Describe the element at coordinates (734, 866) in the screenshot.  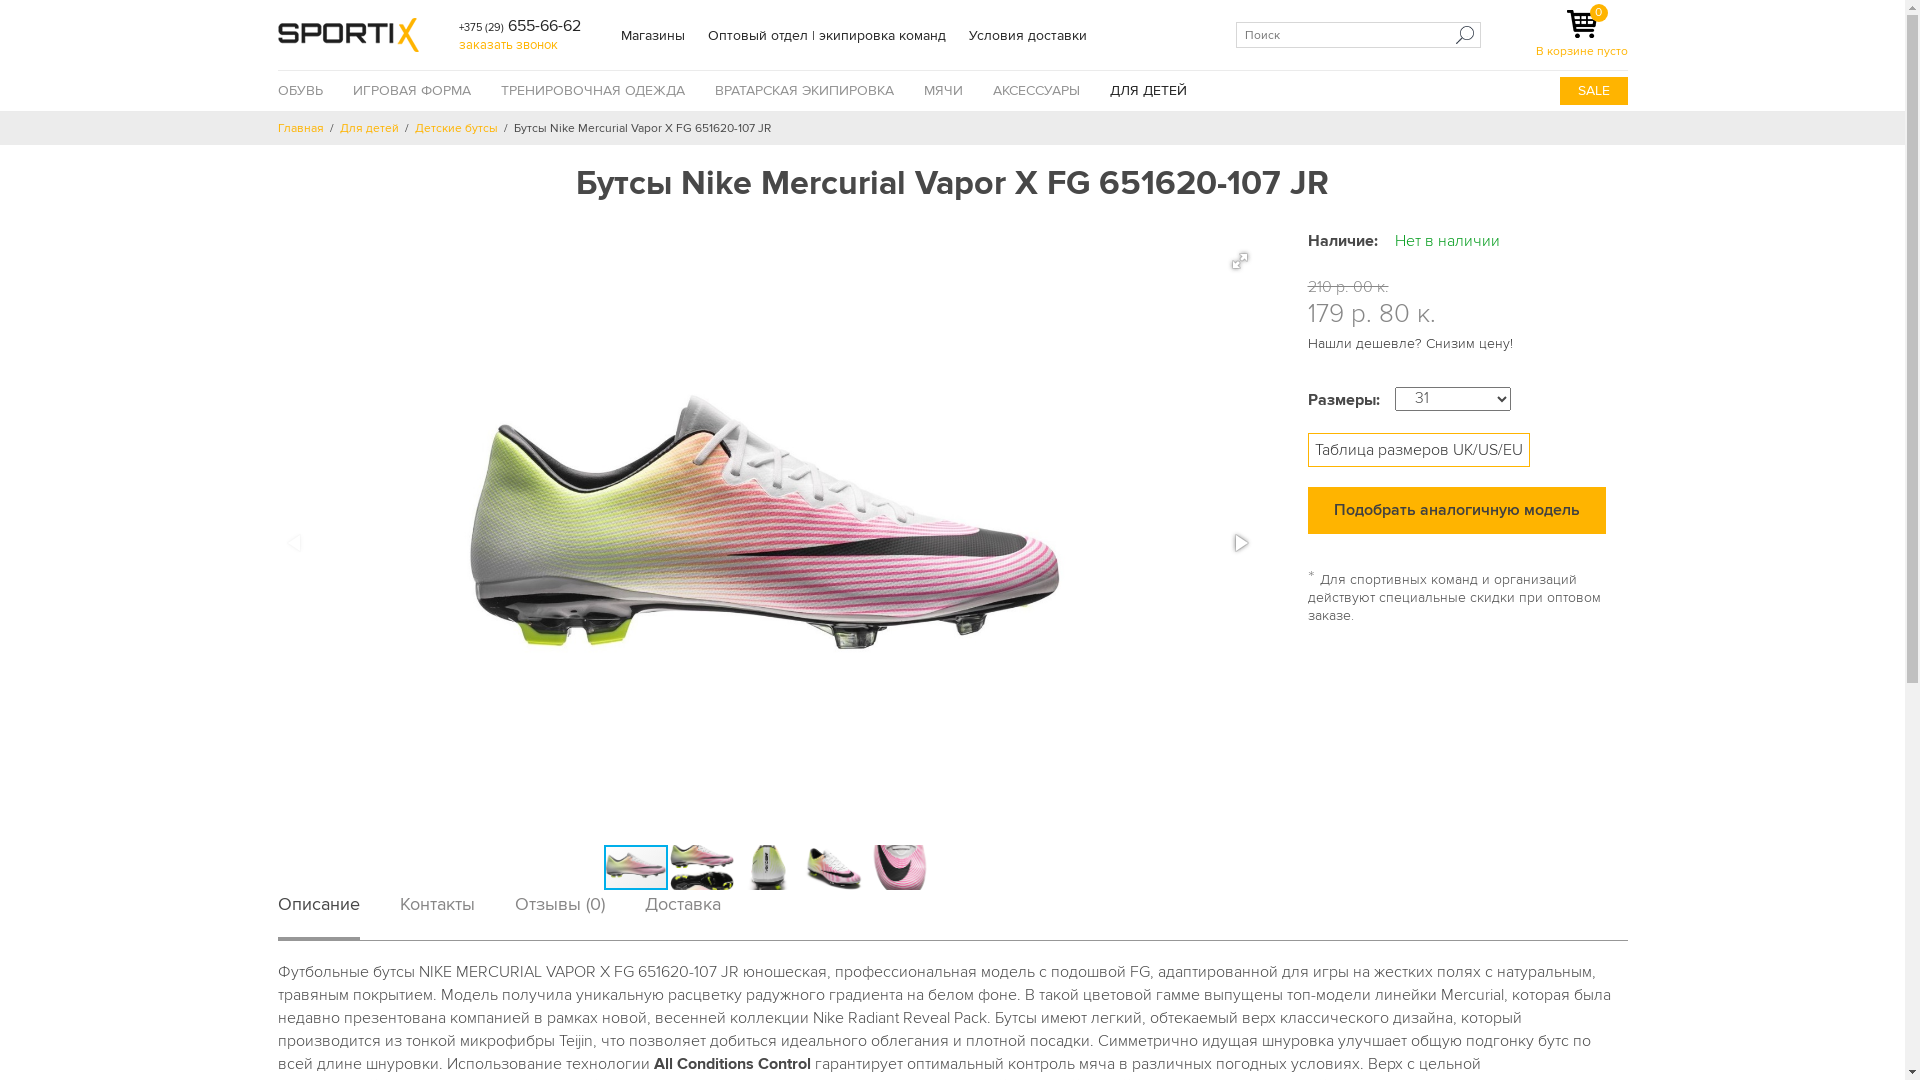
I see `'Nike Mercurial Vapor X FG 651620-107 JR_2.jpg'` at that location.